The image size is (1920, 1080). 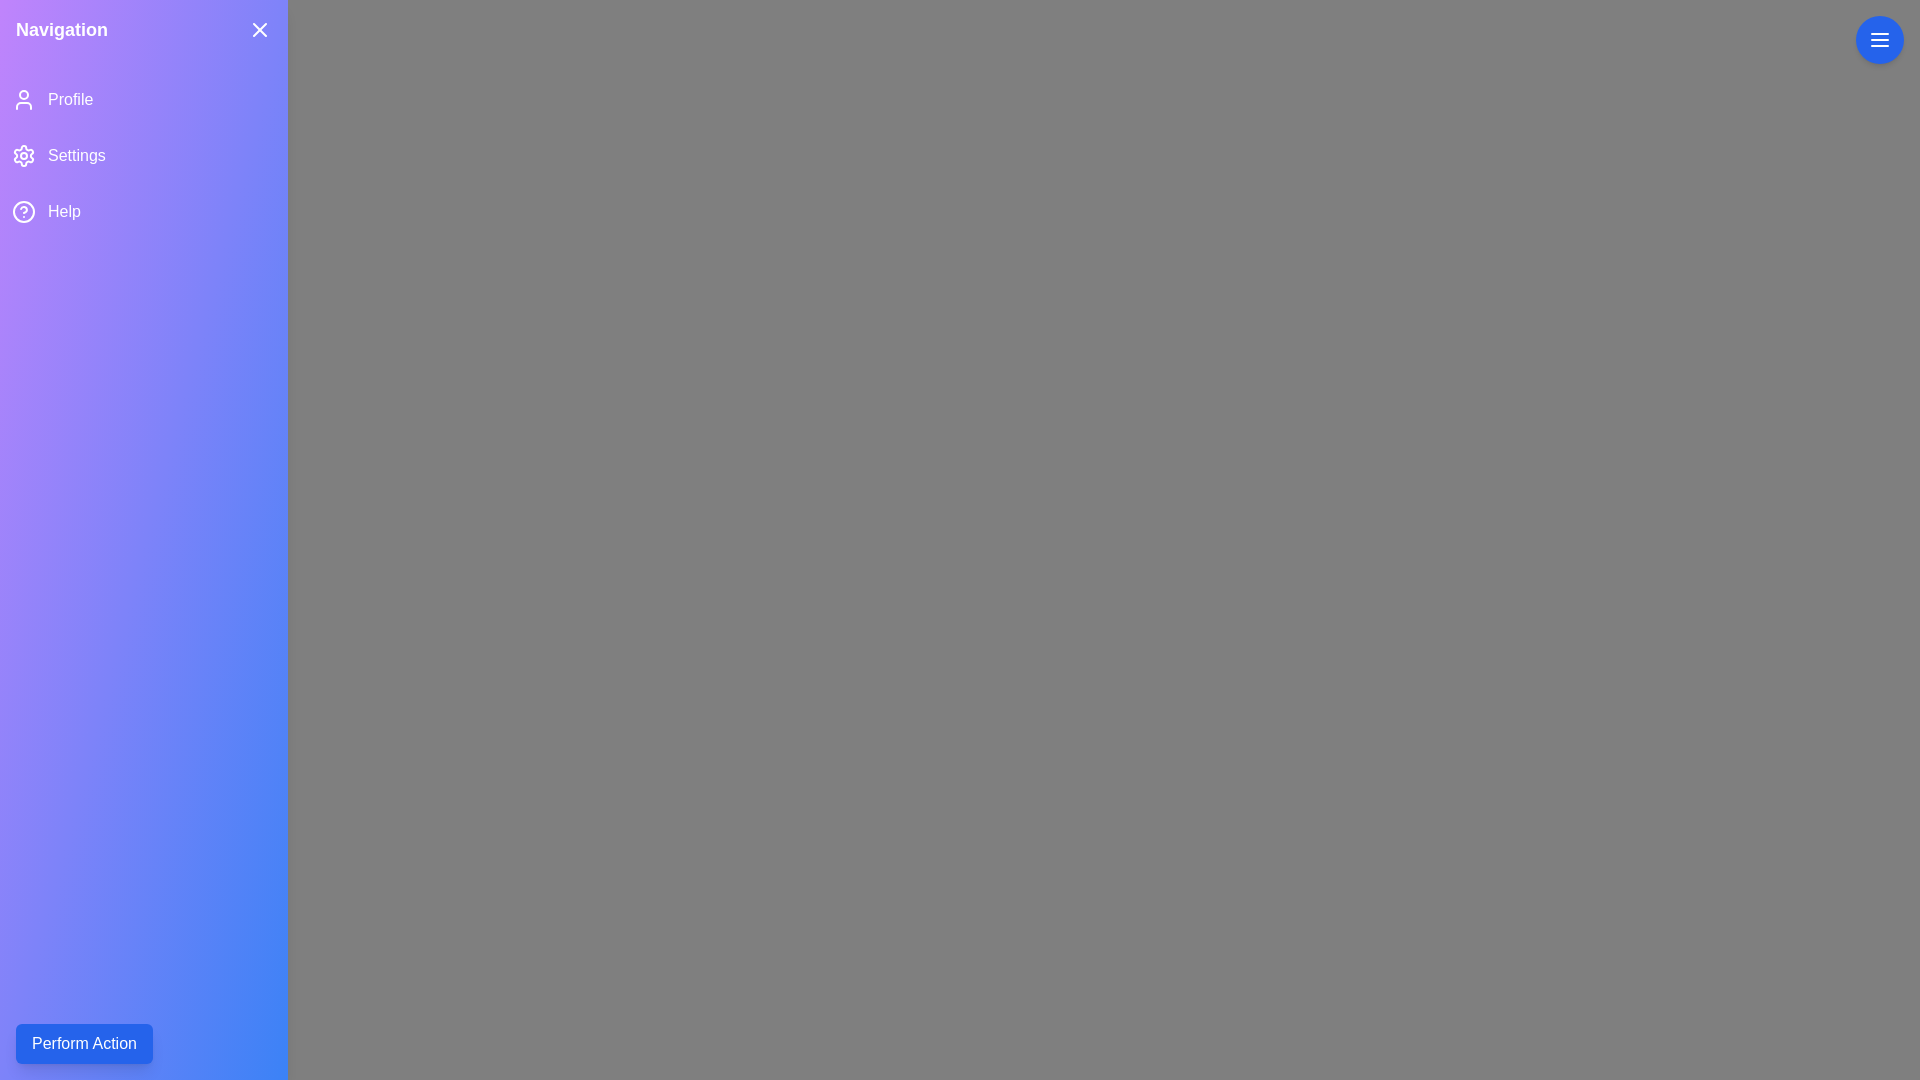 What do you see at coordinates (24, 154) in the screenshot?
I see `the gear icon representing settings, which is located to the left of the 'Settings' text in the navigation menu` at bounding box center [24, 154].